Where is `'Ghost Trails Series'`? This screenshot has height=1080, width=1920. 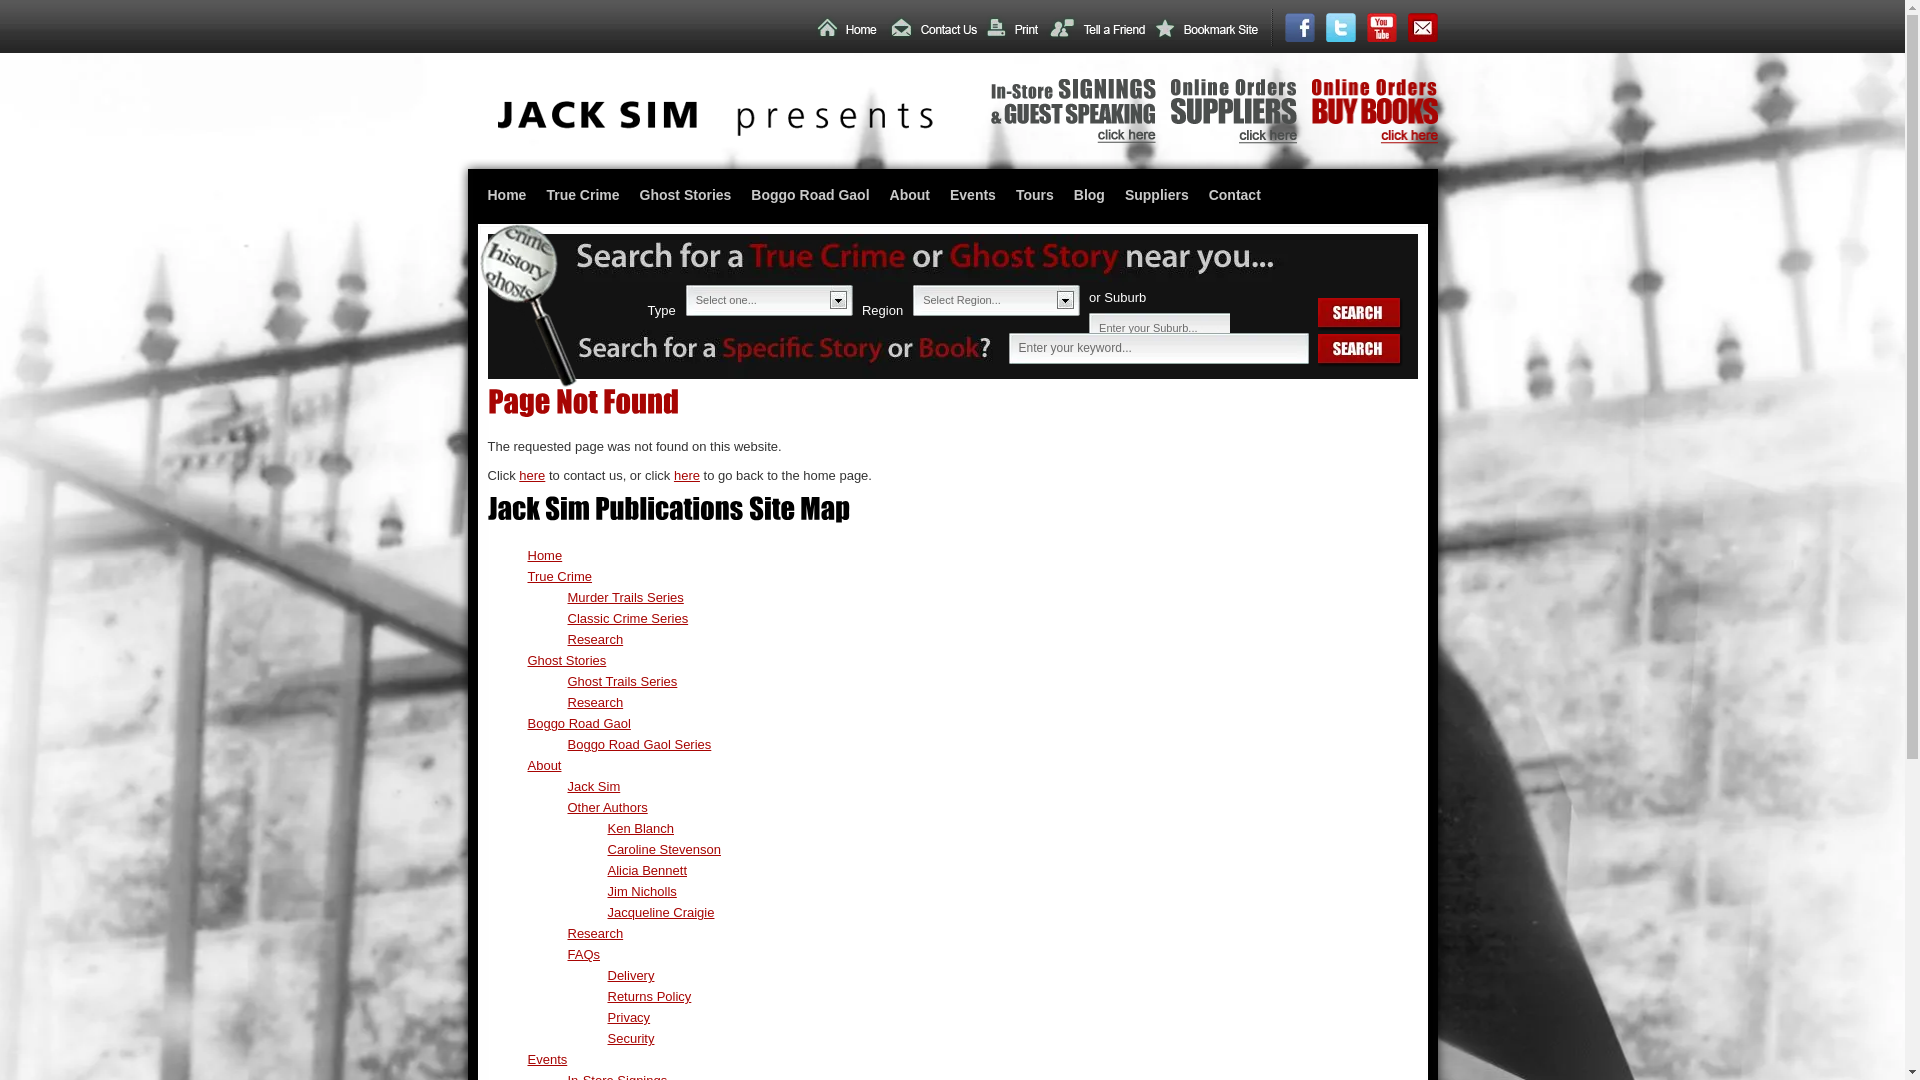
'Ghost Trails Series' is located at coordinates (622, 680).